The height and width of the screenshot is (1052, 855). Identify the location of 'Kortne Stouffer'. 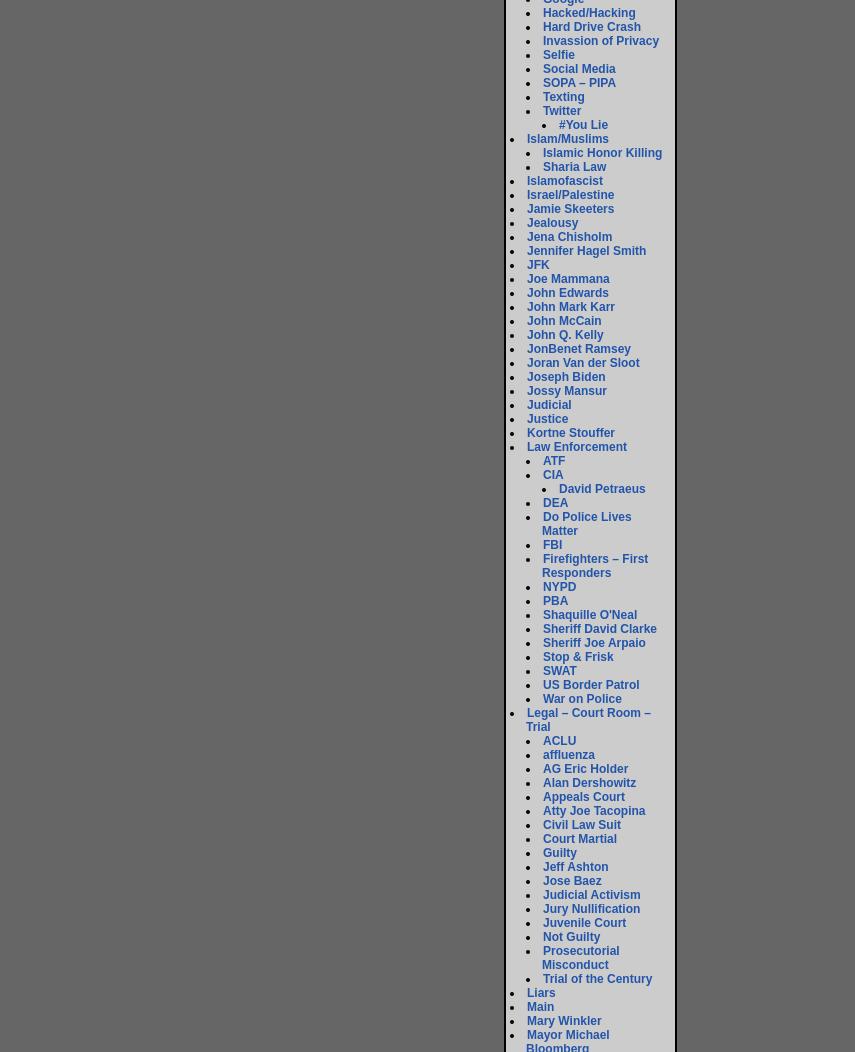
(569, 432).